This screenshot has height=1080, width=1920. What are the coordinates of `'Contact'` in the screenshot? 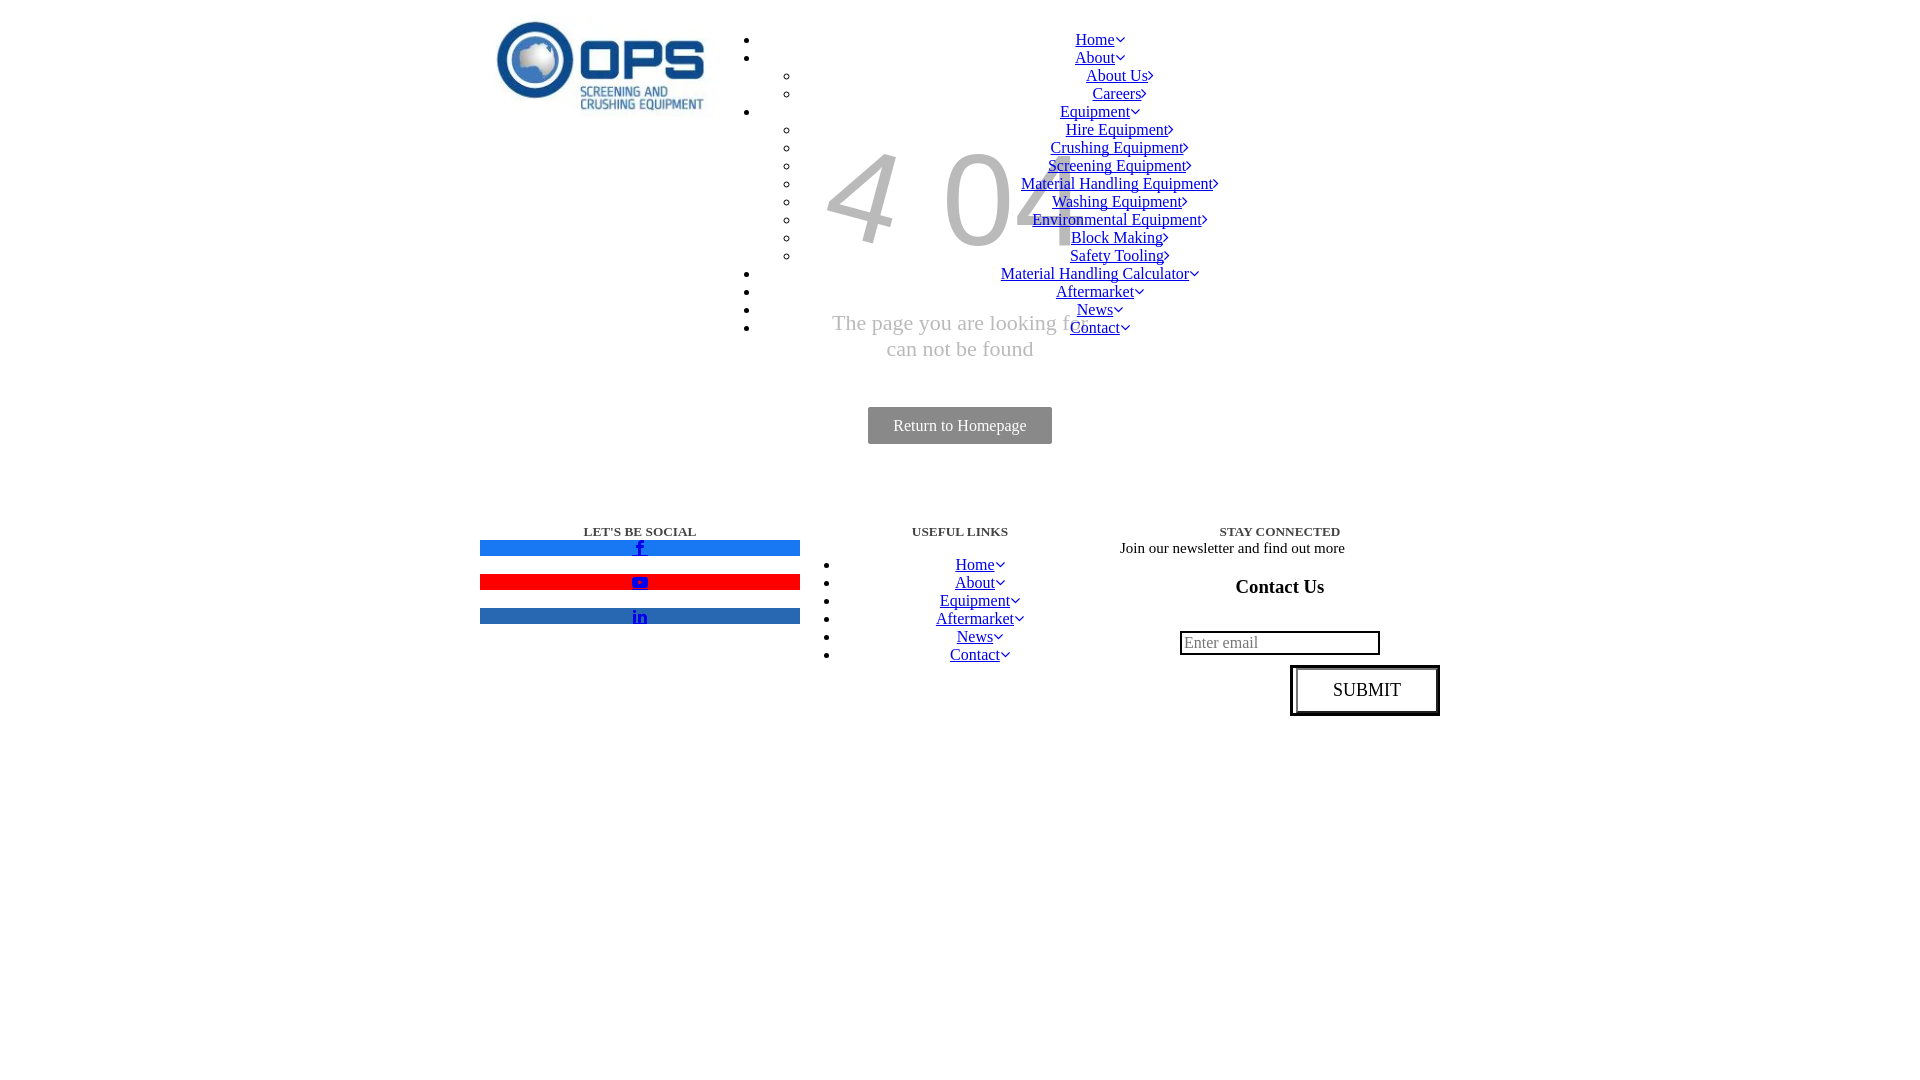 It's located at (979, 654).